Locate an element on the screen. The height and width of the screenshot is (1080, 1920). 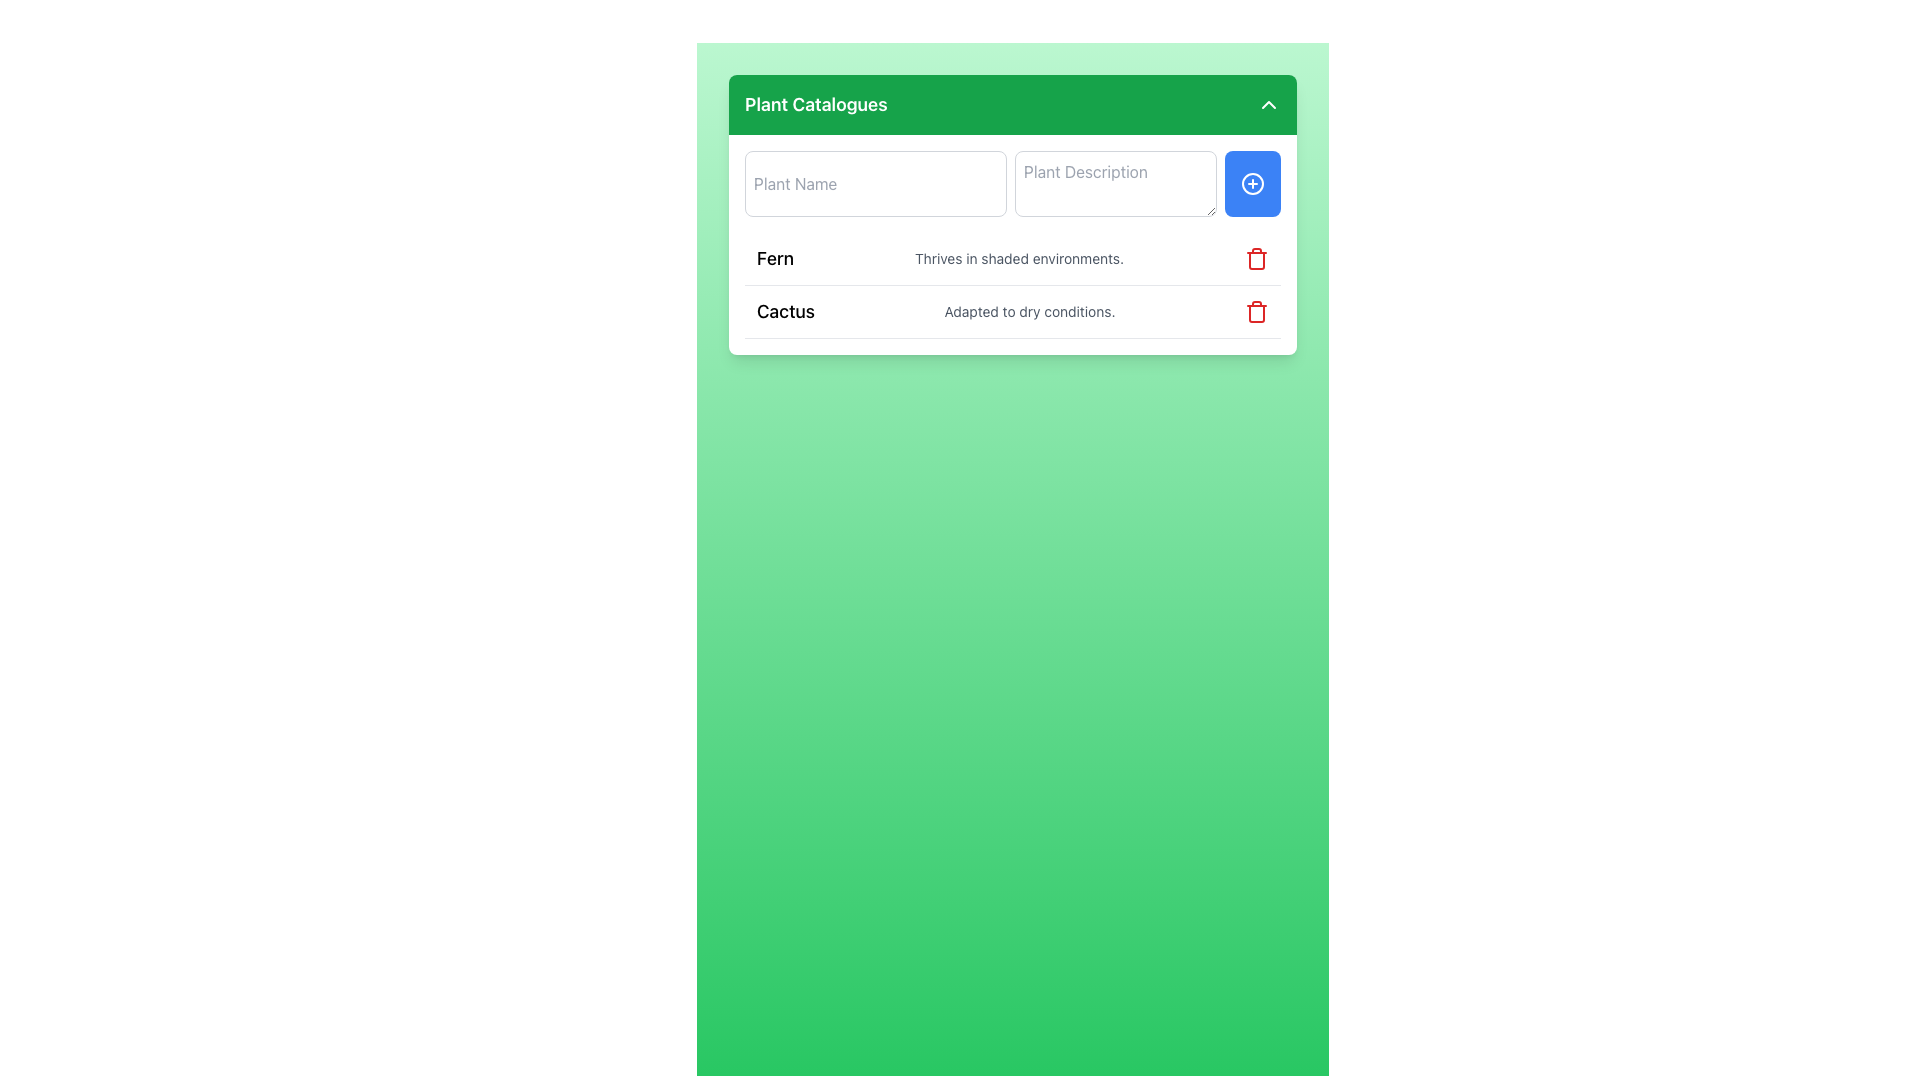
the first list item in the catalog, which contains the text 'Fern' and a red trash icon on the right, for additional interaction is located at coordinates (1012, 258).